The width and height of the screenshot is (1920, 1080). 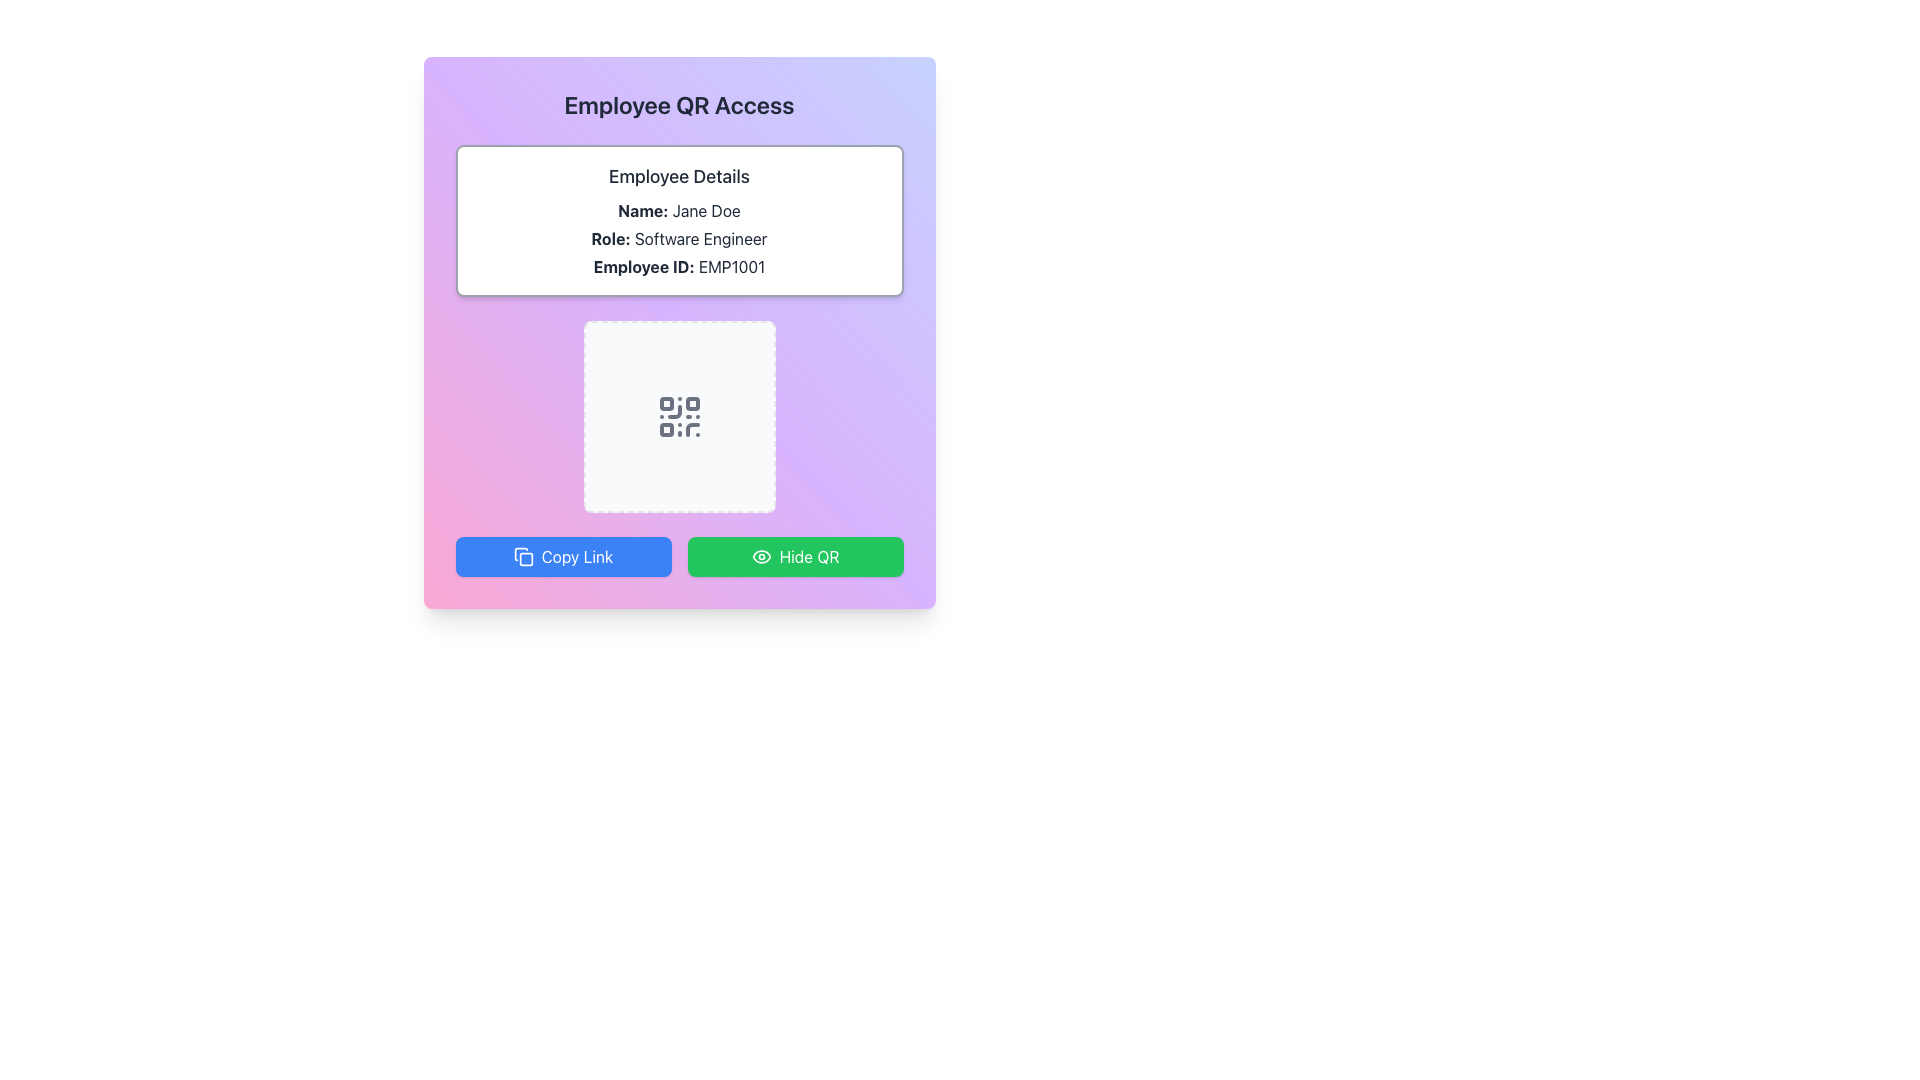 What do you see at coordinates (523, 556) in the screenshot?
I see `the copy action icon located within the blue 'Copy Link' button at the bottom-left of the interface` at bounding box center [523, 556].